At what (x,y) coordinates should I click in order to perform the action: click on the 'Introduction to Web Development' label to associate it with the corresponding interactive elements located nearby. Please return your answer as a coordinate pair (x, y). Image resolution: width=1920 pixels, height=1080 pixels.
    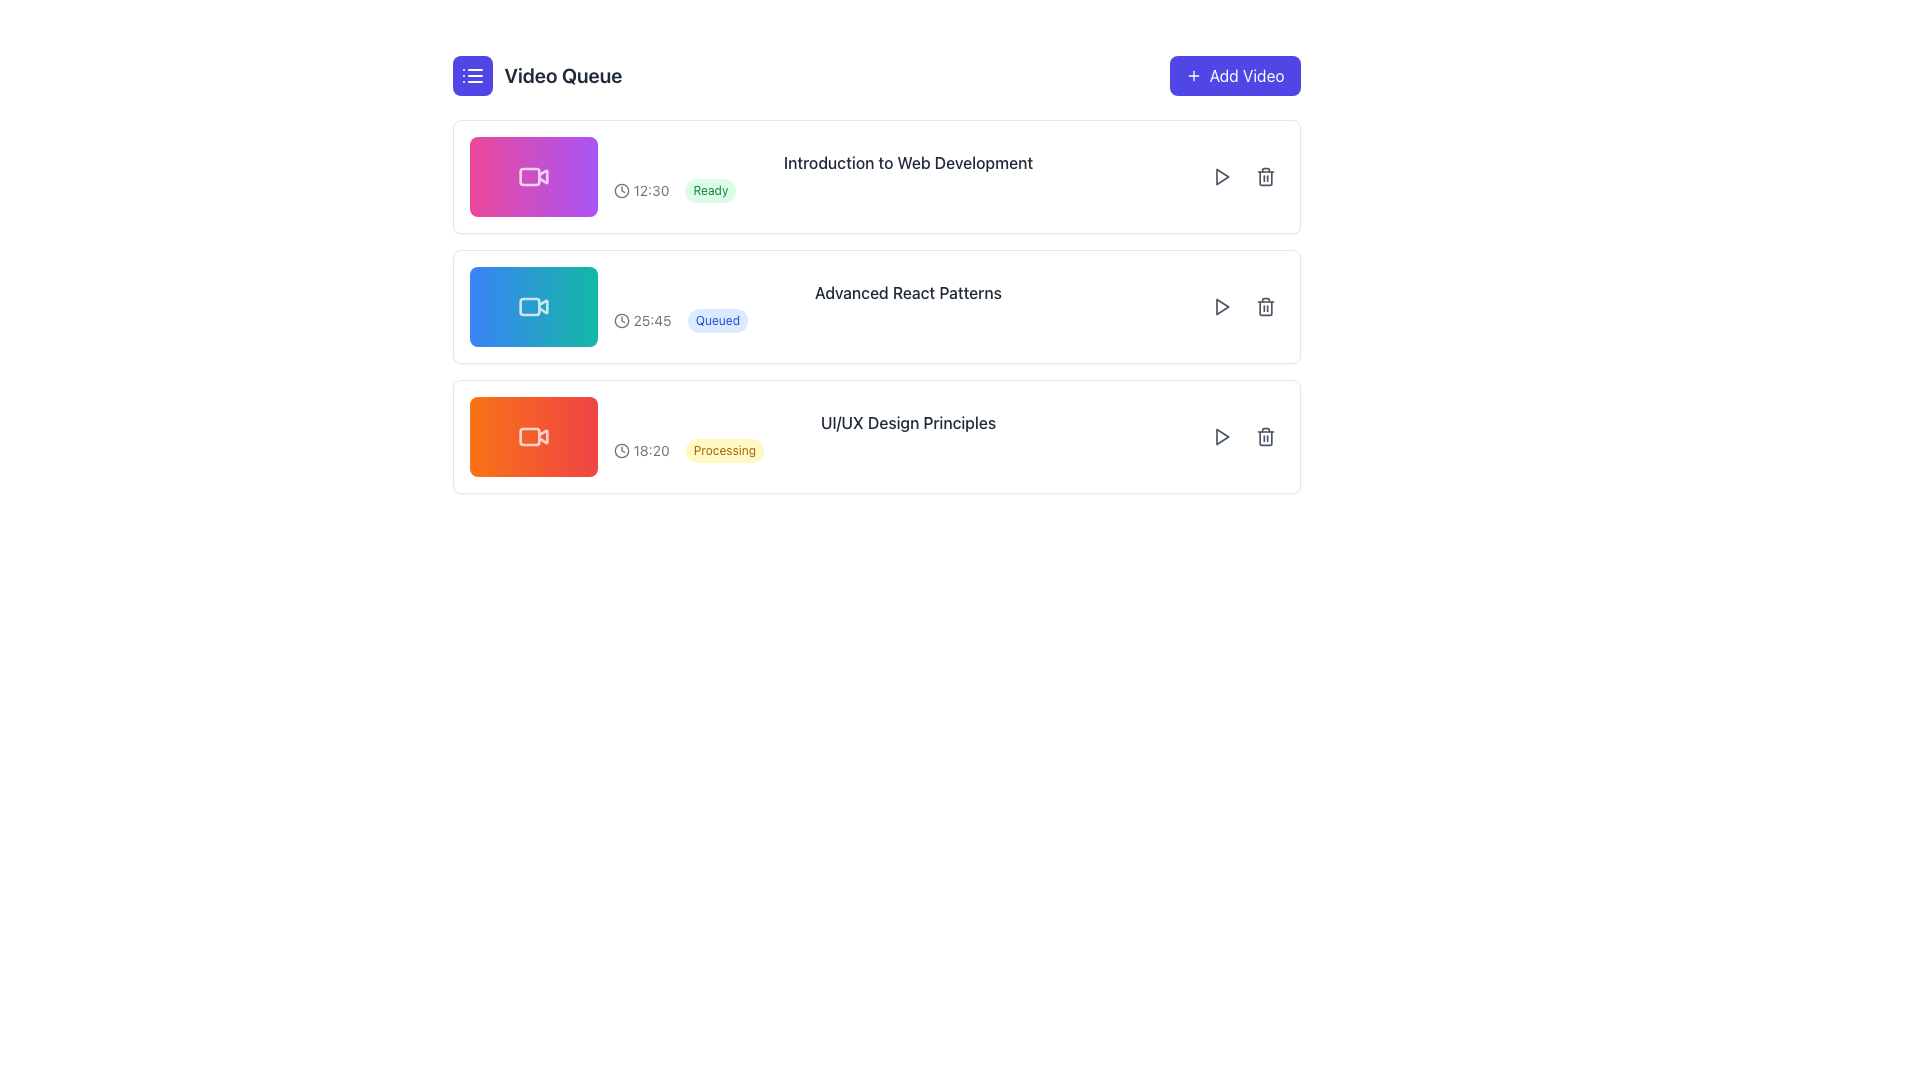
    Looking at the image, I should click on (907, 176).